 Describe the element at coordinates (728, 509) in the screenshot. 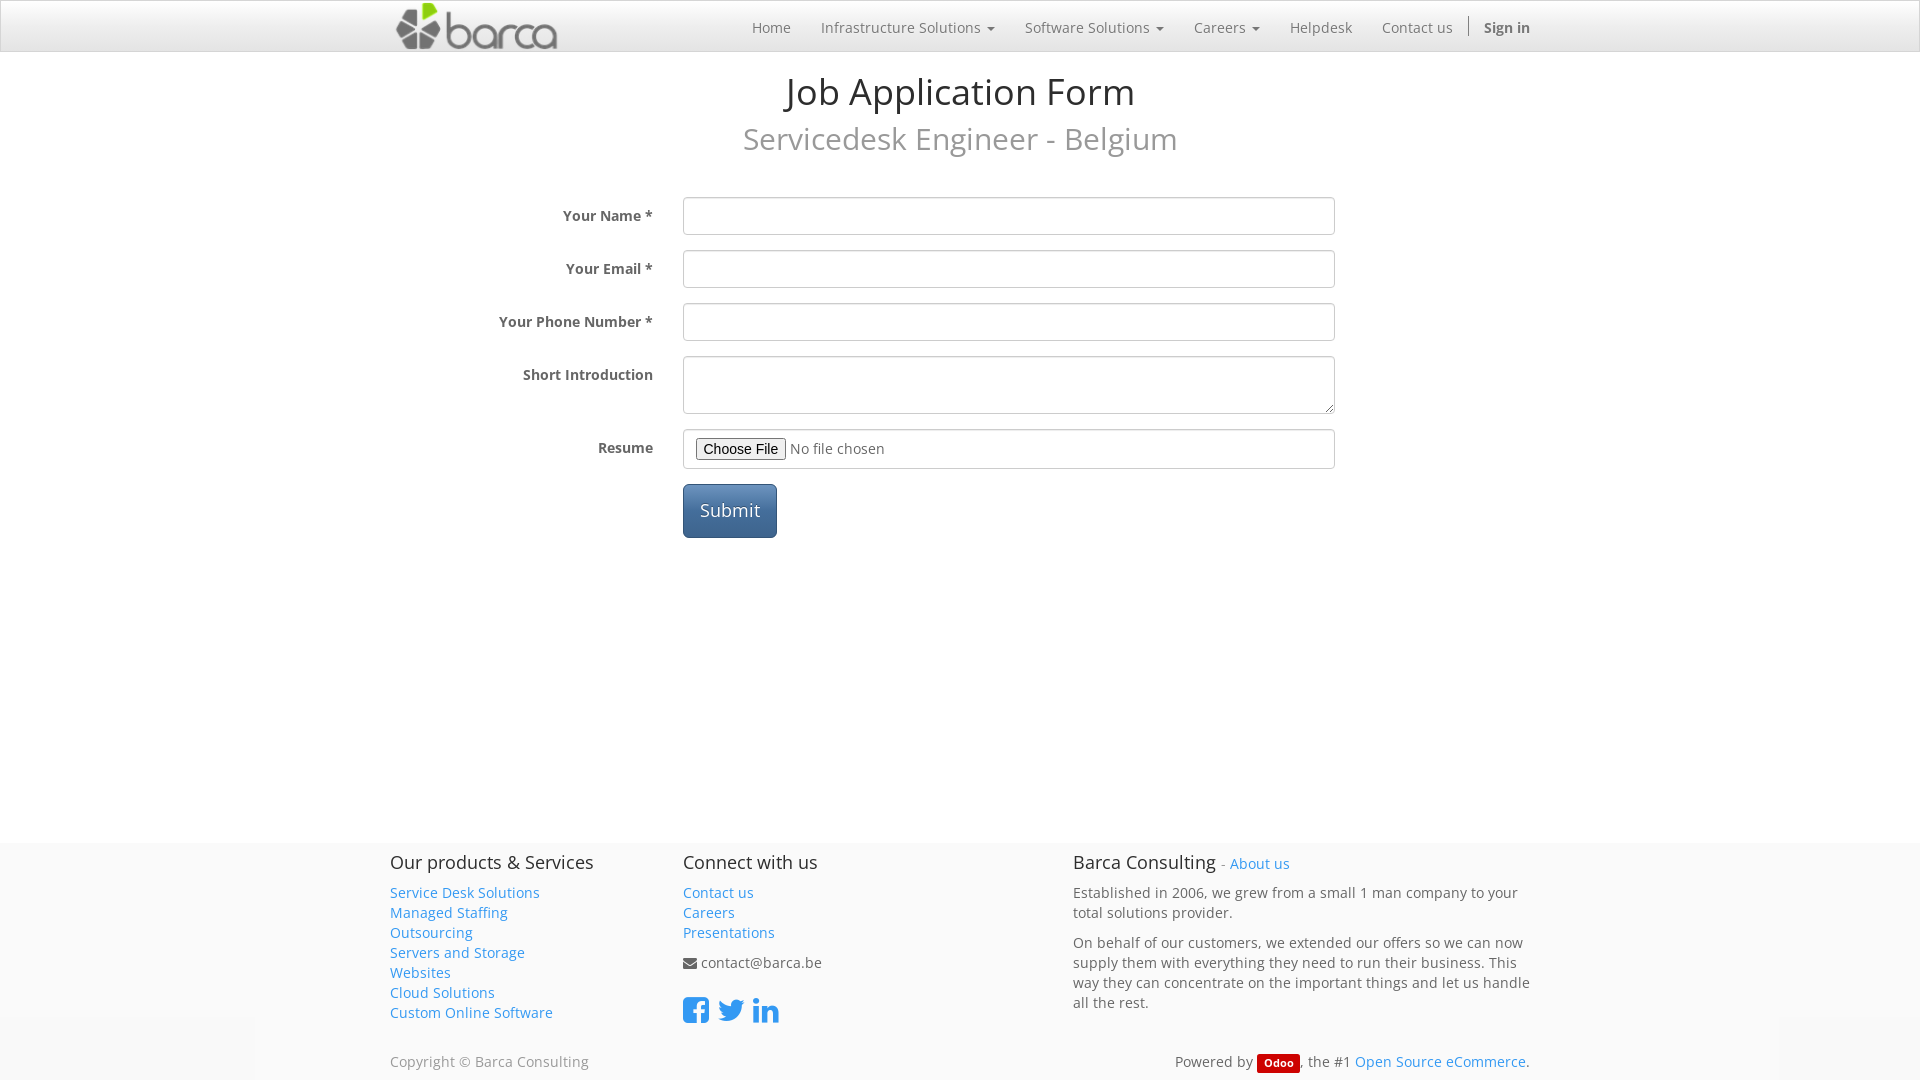

I see `'Submit'` at that location.